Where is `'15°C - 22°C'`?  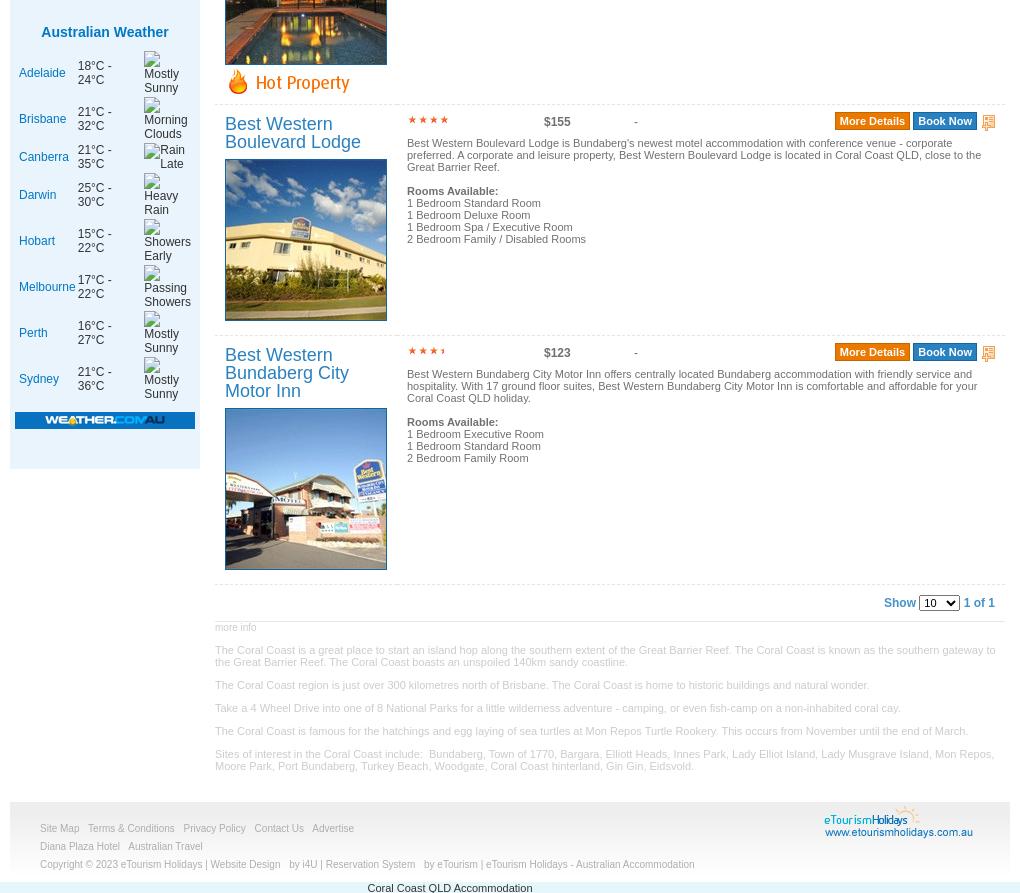 '15°C - 22°C' is located at coordinates (93, 240).